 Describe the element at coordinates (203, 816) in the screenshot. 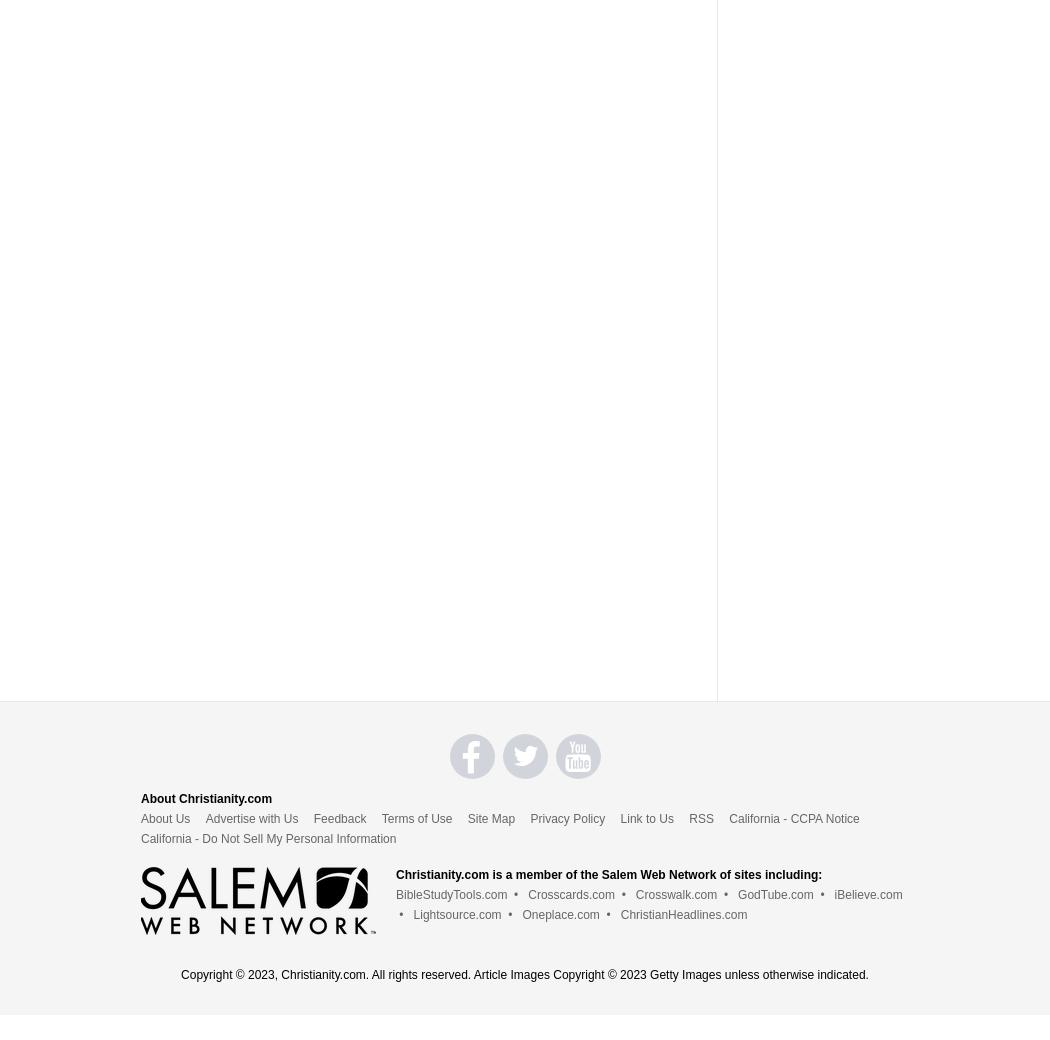

I see `'Advertise with Us'` at that location.